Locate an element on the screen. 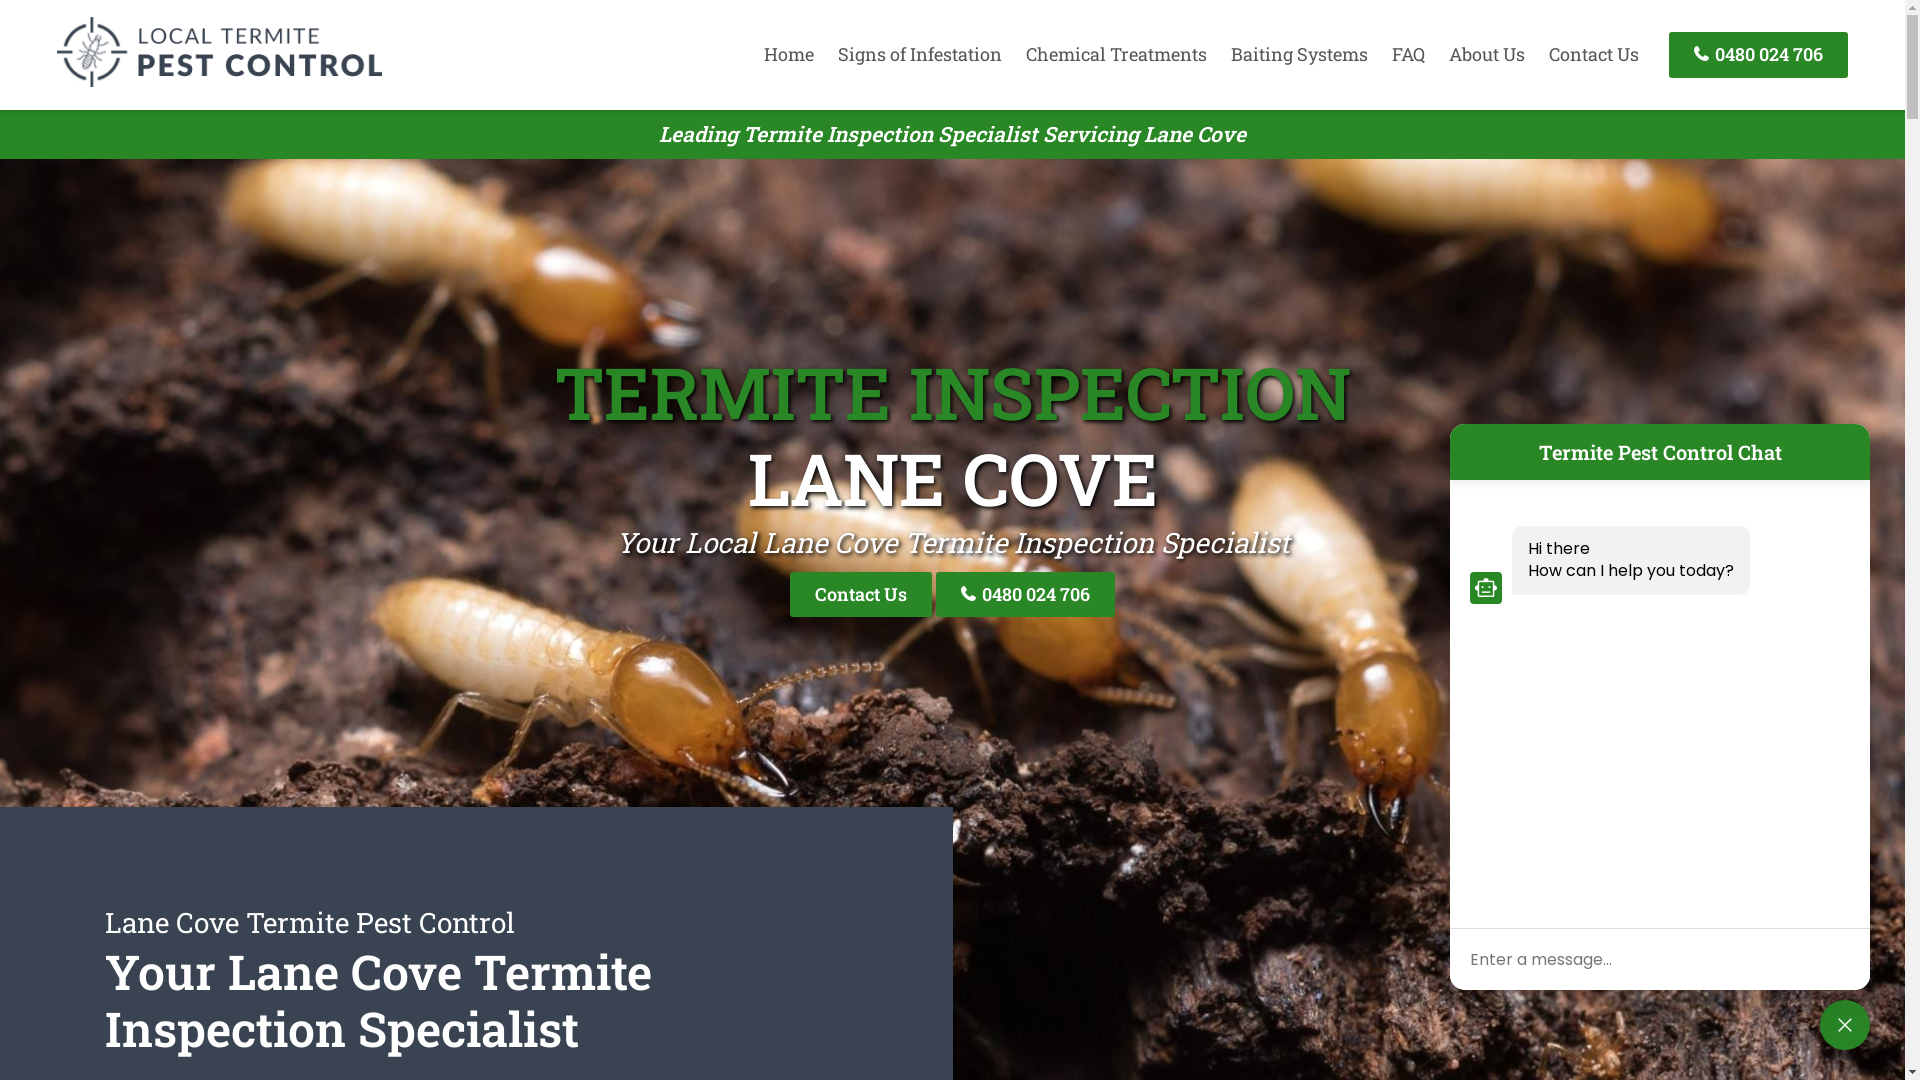  'close' is located at coordinates (1819, 1025).